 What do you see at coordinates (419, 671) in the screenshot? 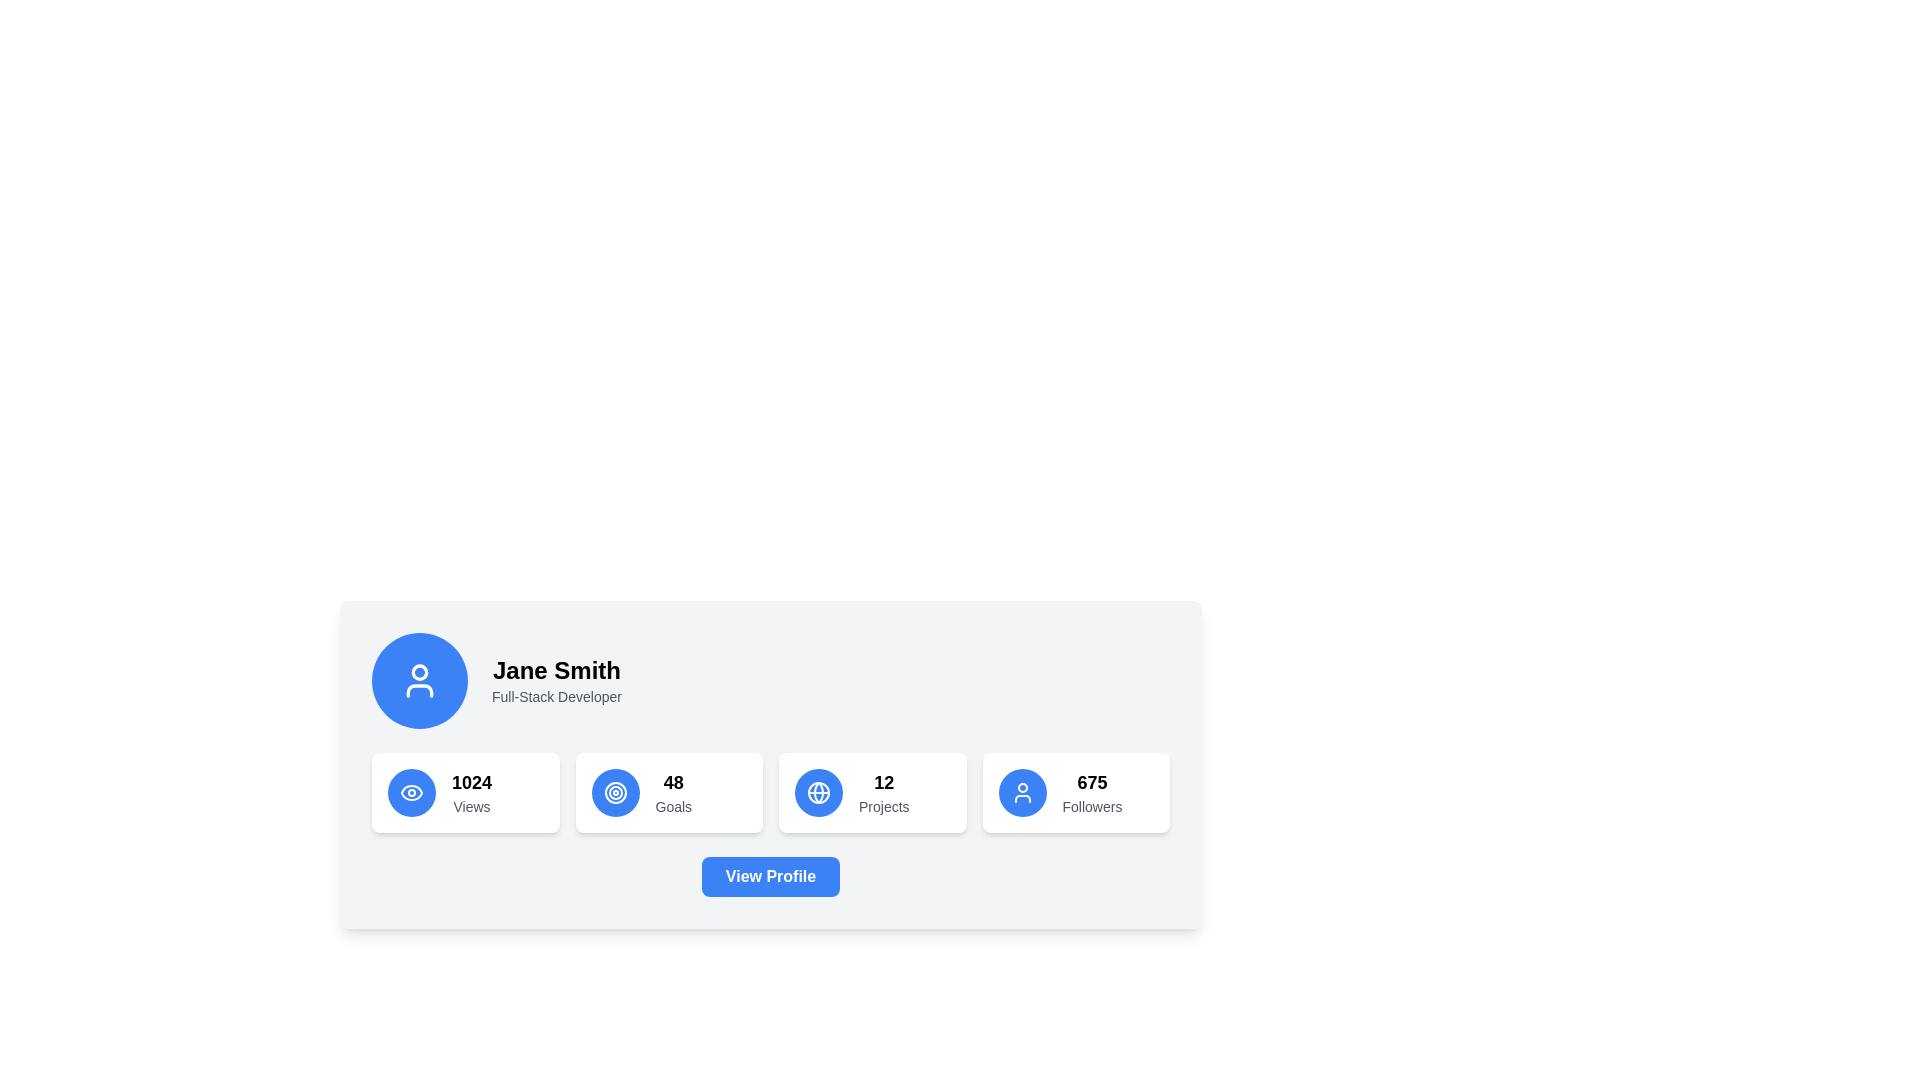
I see `the graphical SVG circle element representing the user profile icon located in the top left corner of the card` at bounding box center [419, 671].